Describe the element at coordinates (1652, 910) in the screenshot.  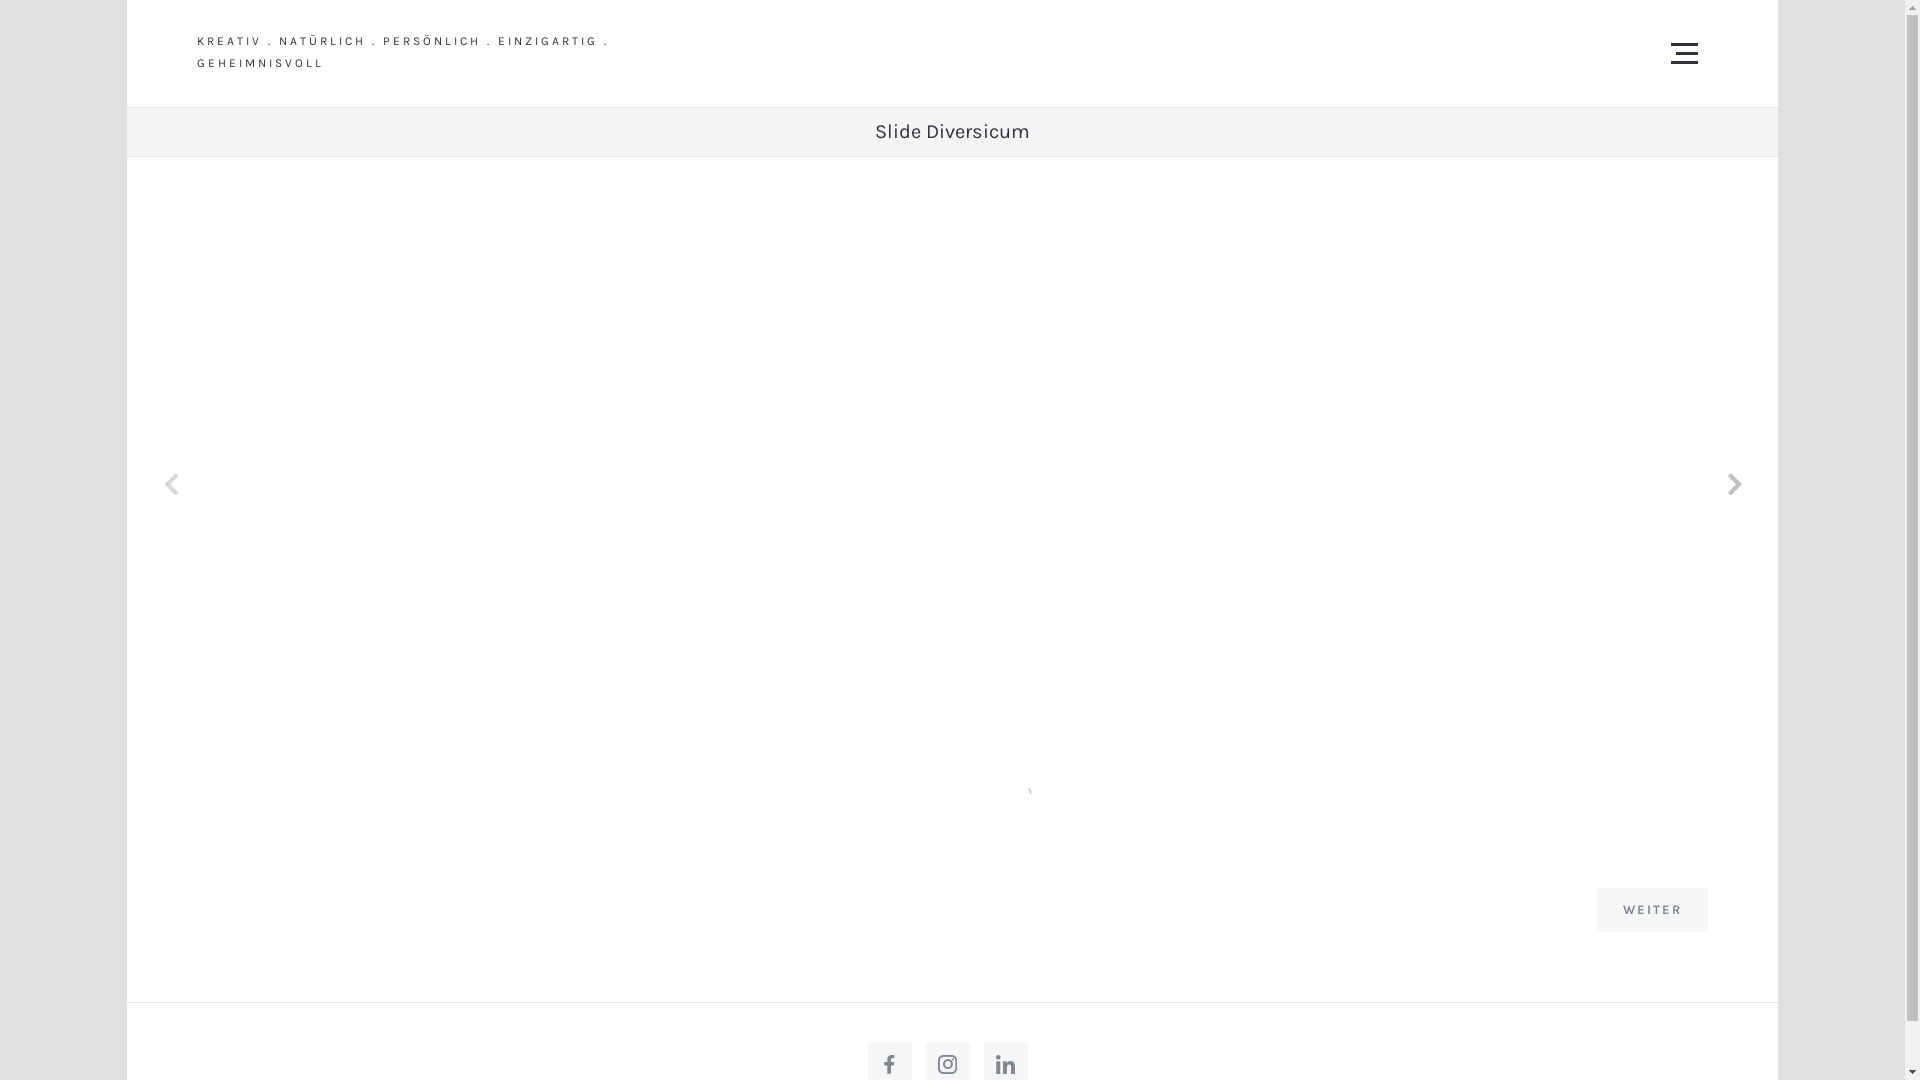
I see `'WEITER'` at that location.